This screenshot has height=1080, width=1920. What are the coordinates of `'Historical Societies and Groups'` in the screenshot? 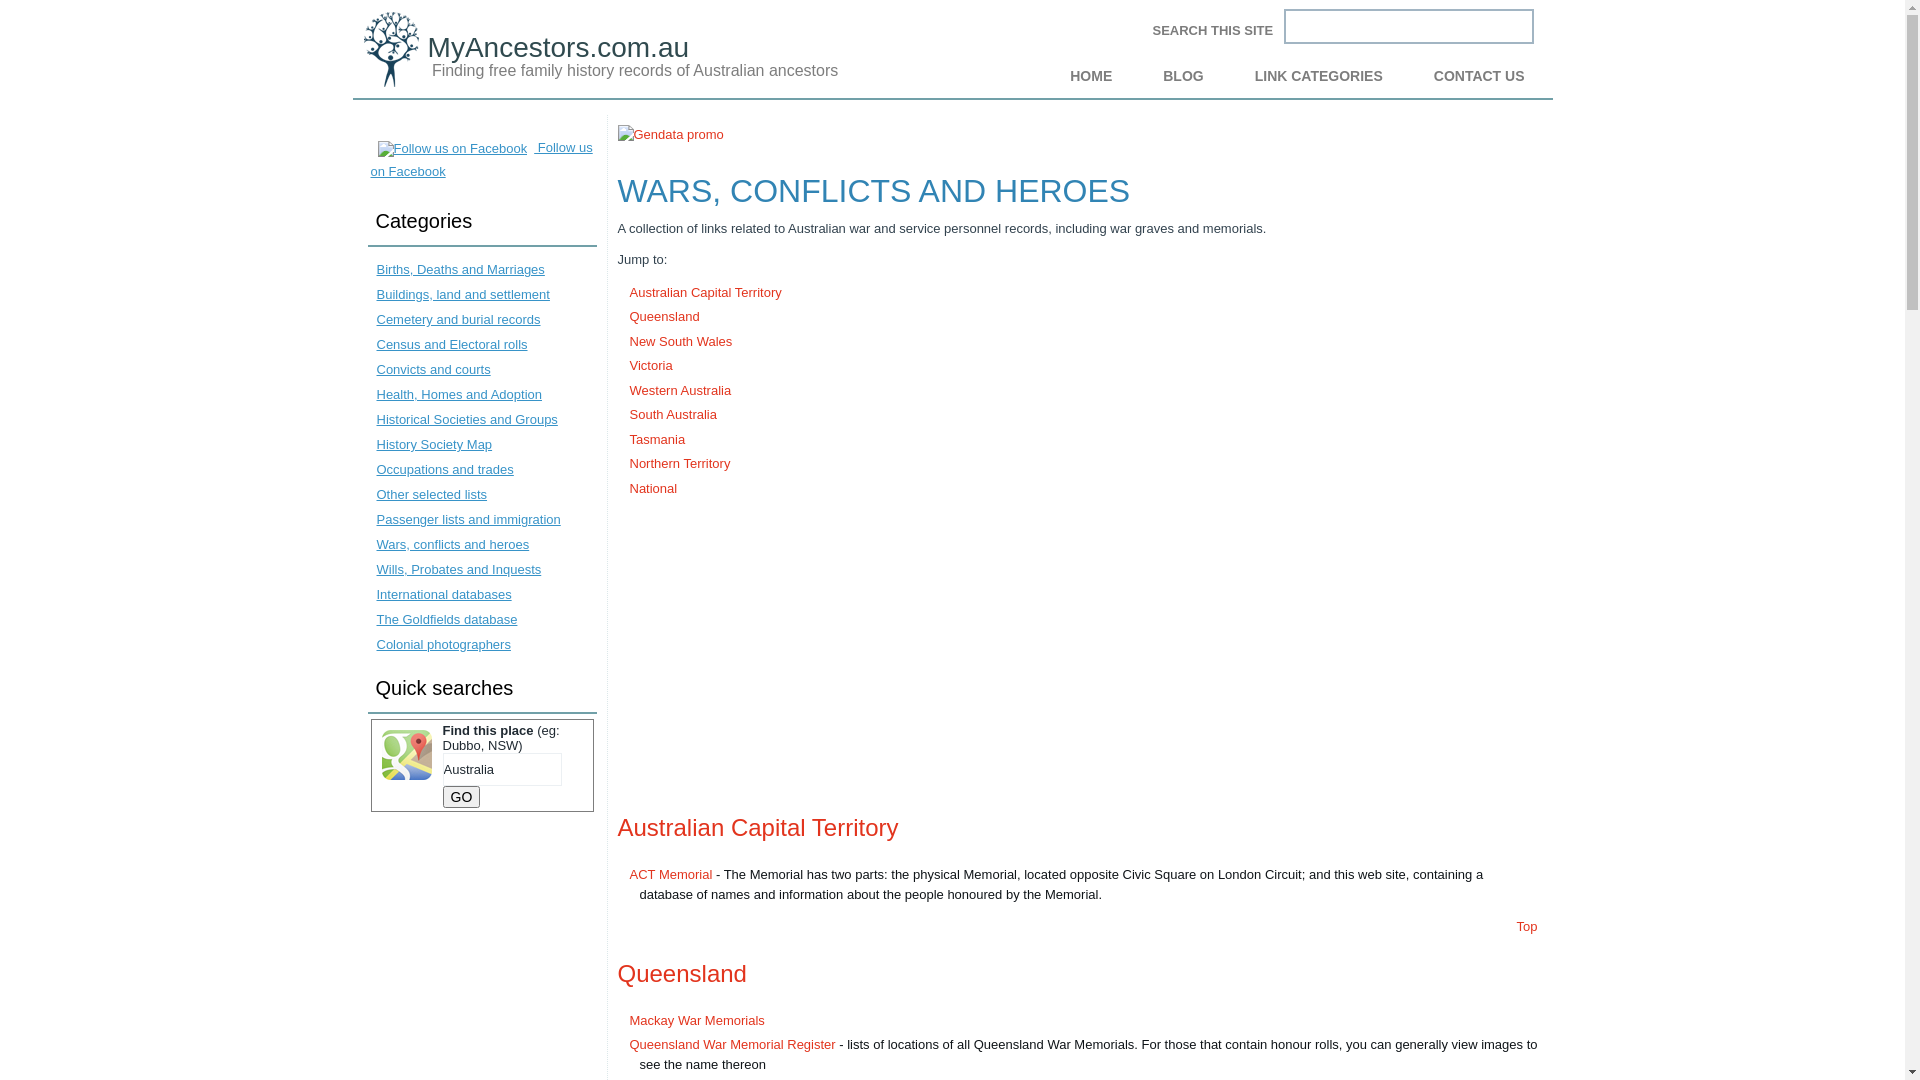 It's located at (465, 418).